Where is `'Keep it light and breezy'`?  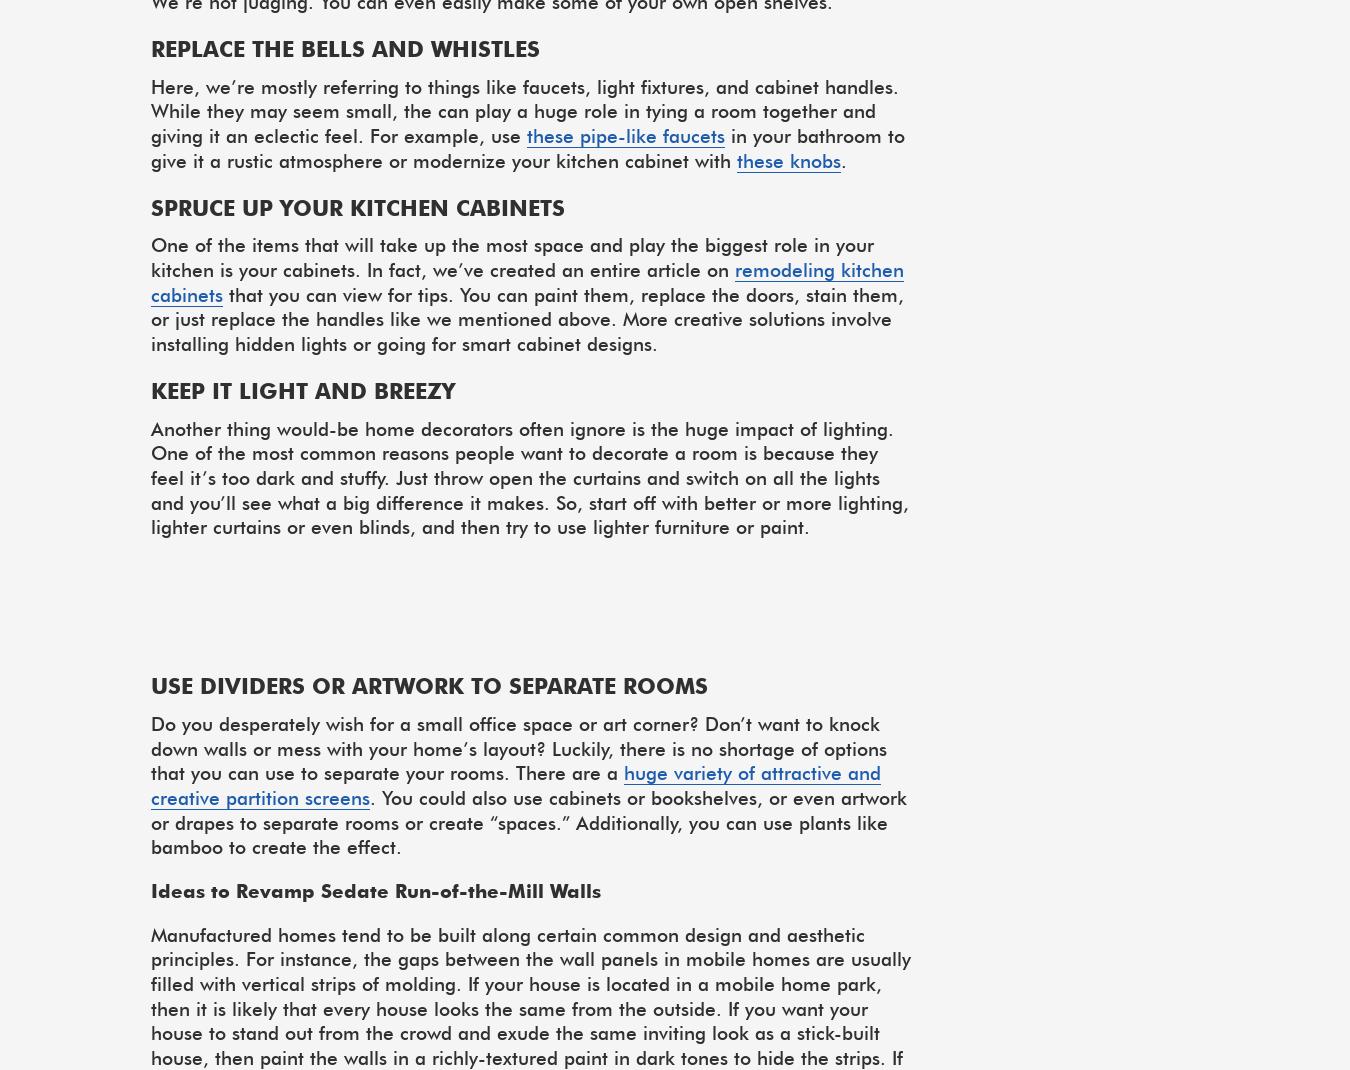 'Keep it light and breezy' is located at coordinates (301, 389).